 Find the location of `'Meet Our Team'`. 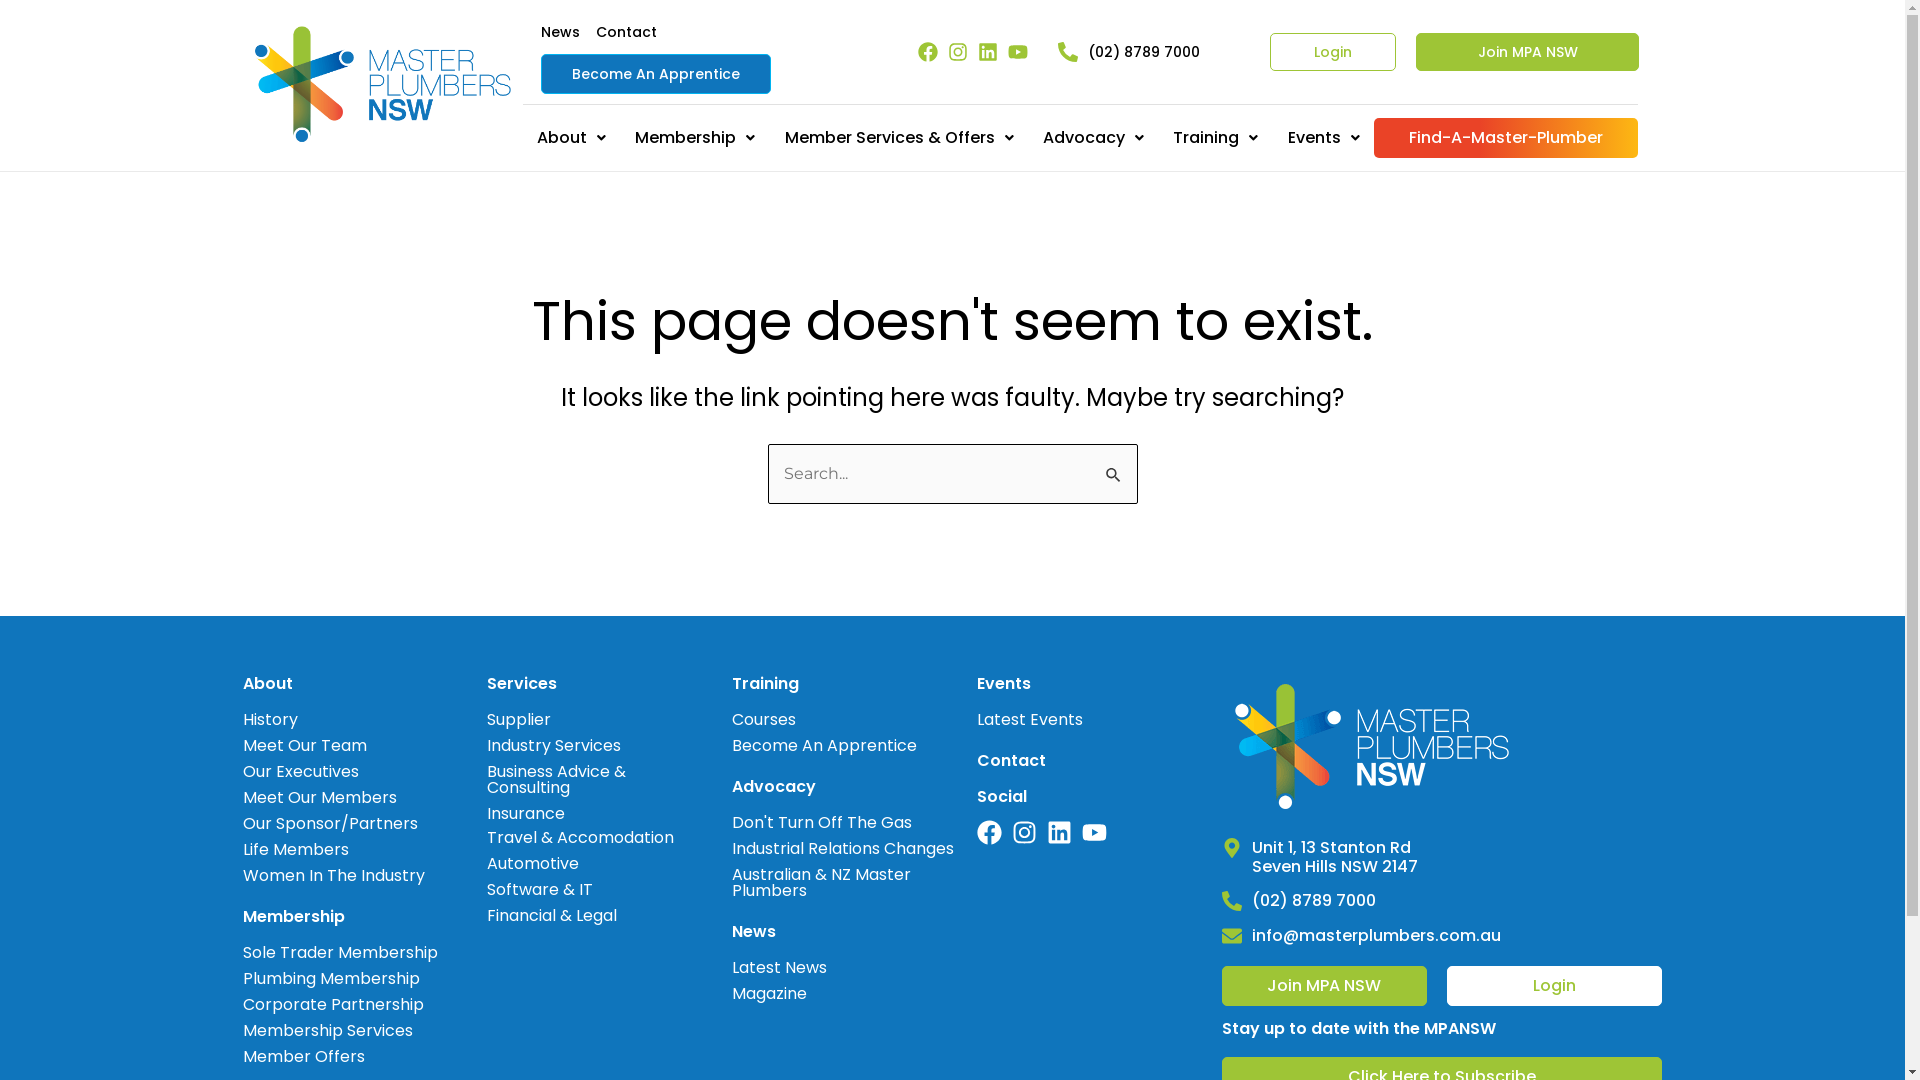

'Meet Our Team' is located at coordinates (240, 745).